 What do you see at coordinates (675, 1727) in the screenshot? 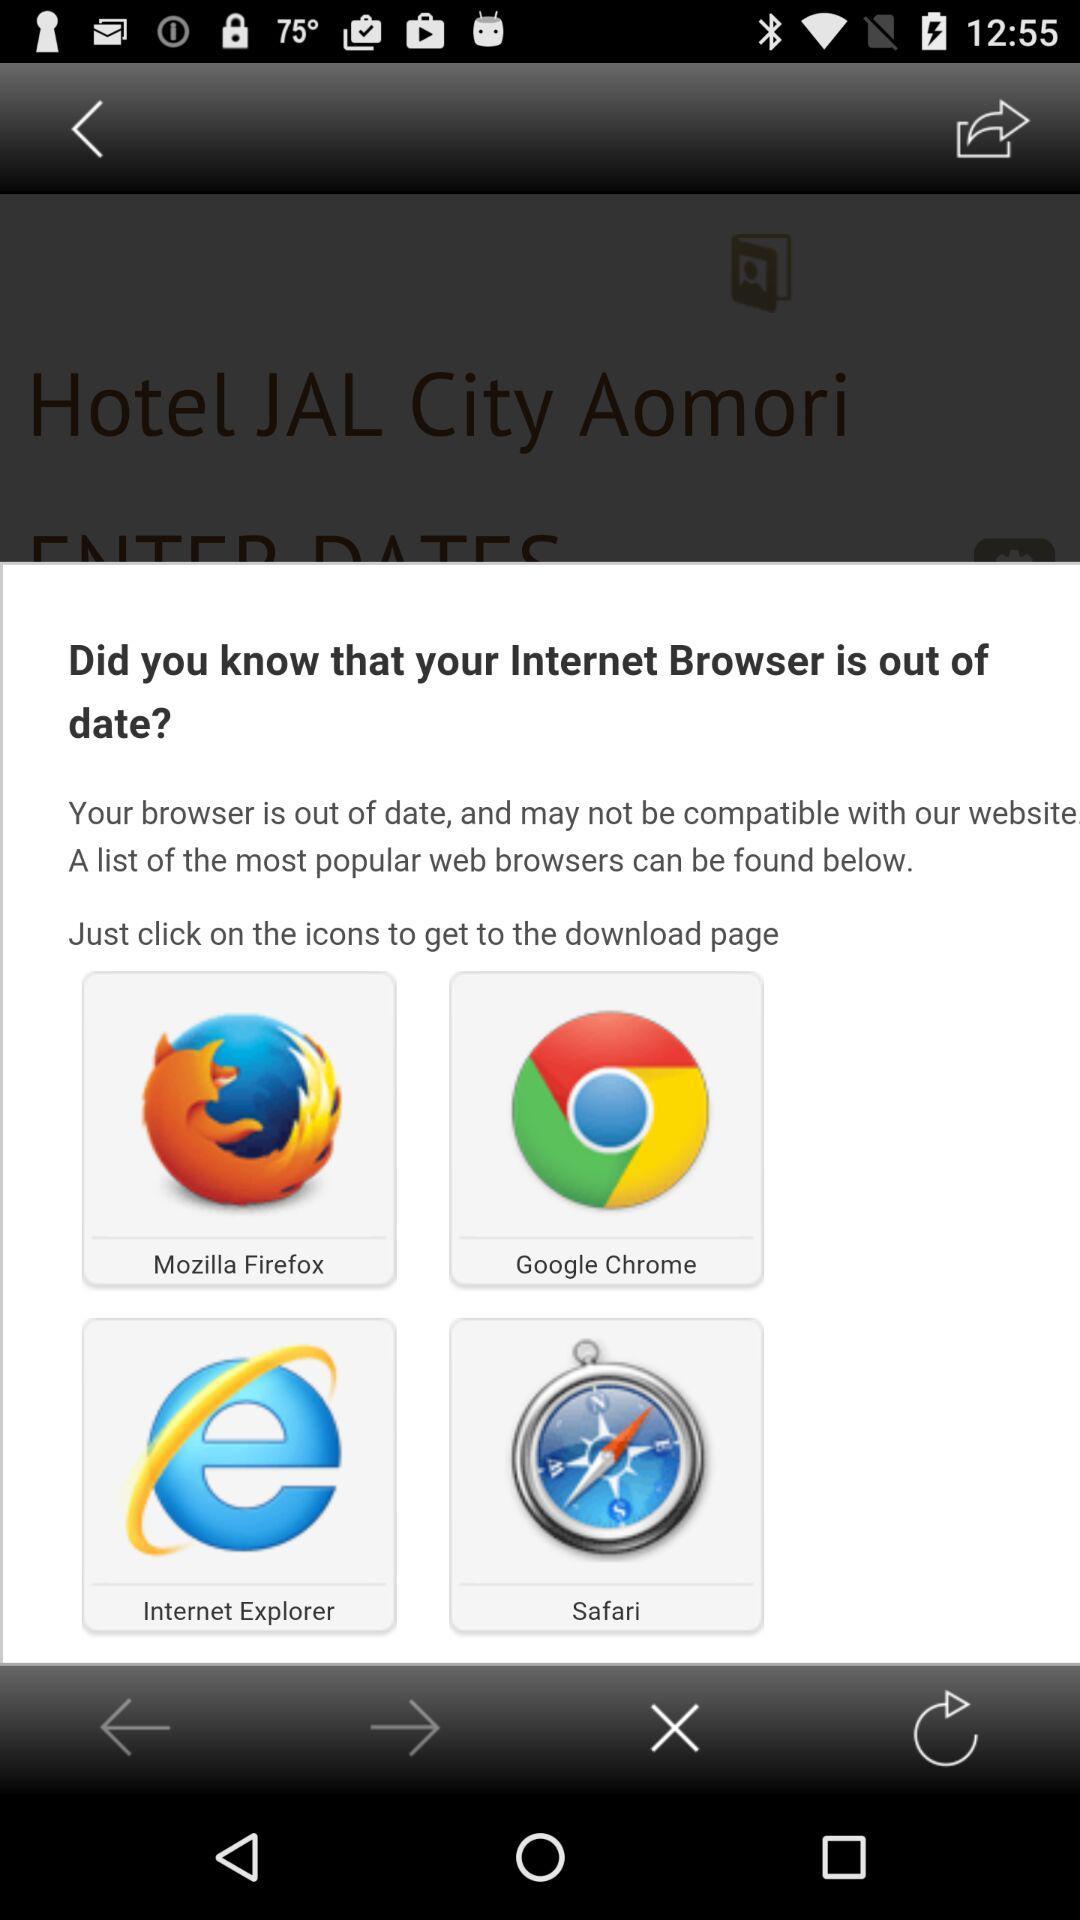
I see `the window` at bounding box center [675, 1727].